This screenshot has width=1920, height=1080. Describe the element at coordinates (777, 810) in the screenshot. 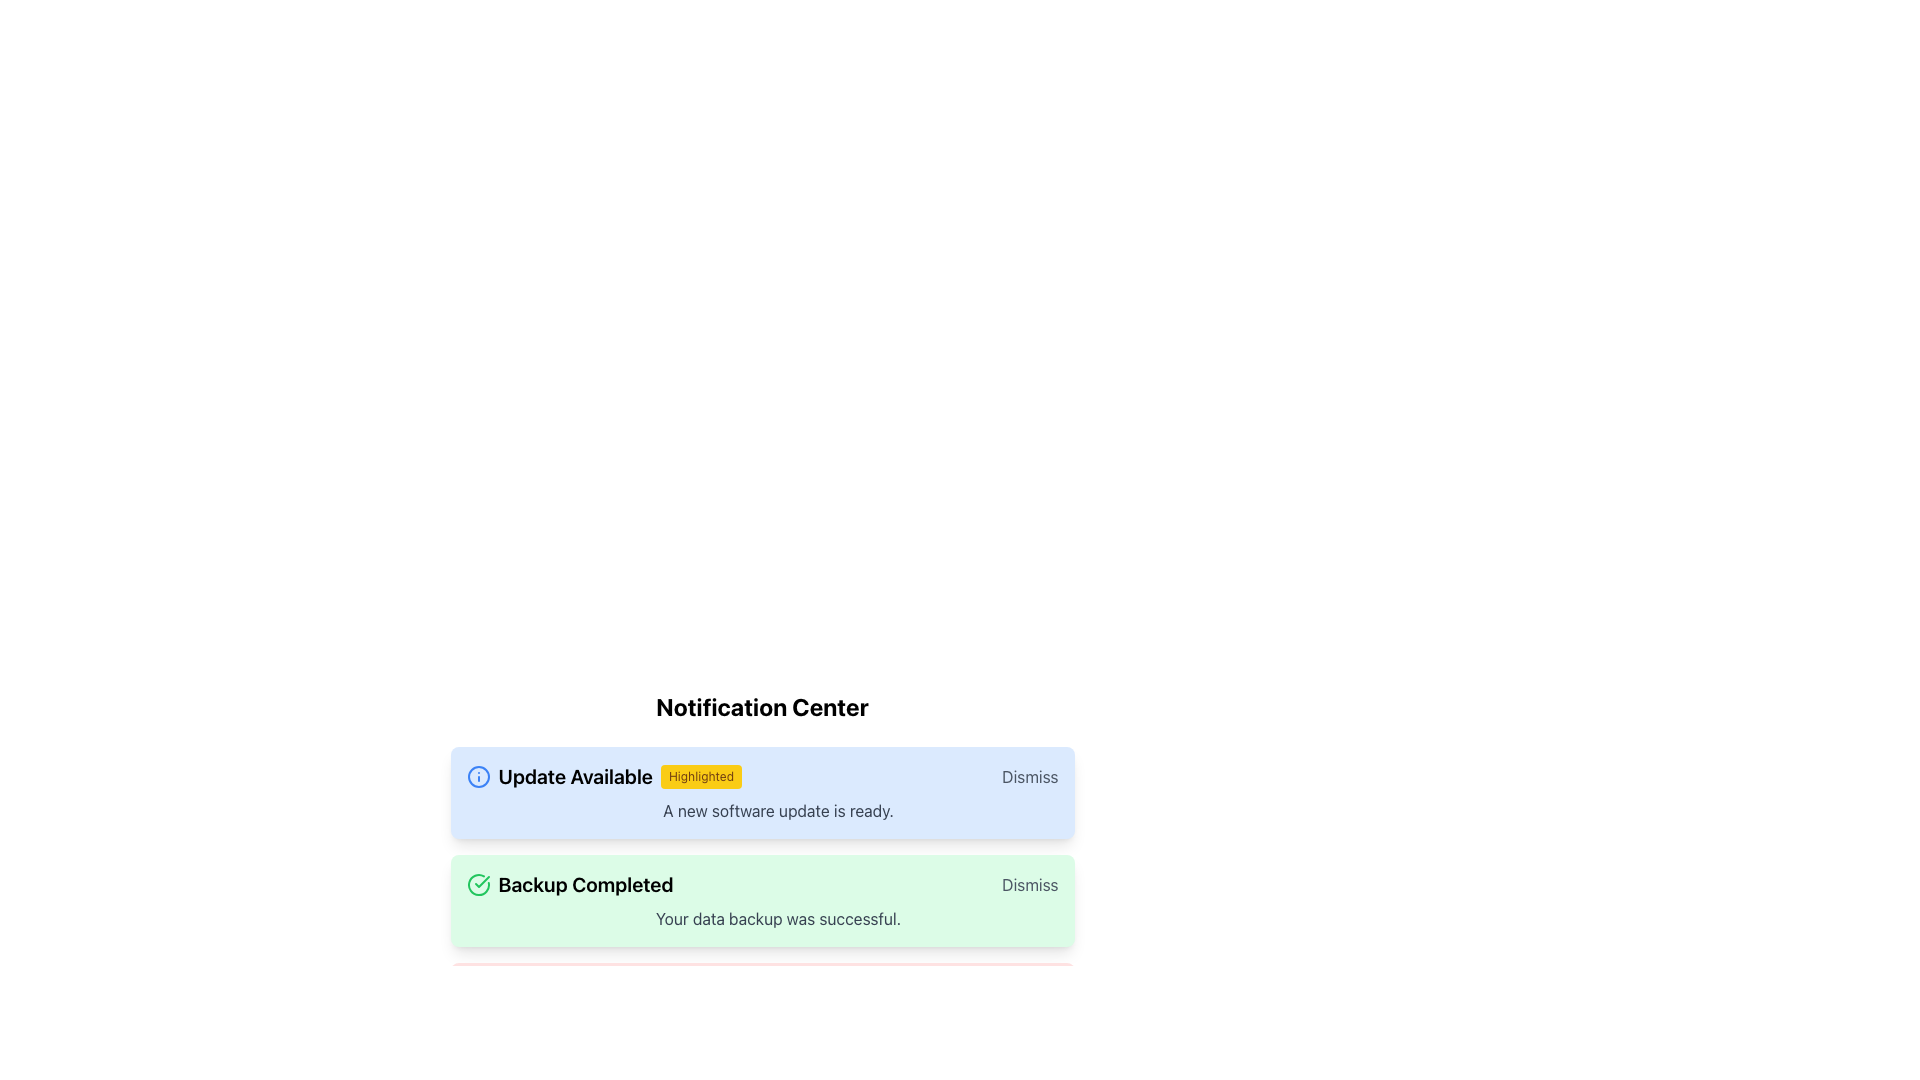

I see `the text element displaying 'A new software update is ready.' located in the notification card below the 'Notification Center' header` at that location.